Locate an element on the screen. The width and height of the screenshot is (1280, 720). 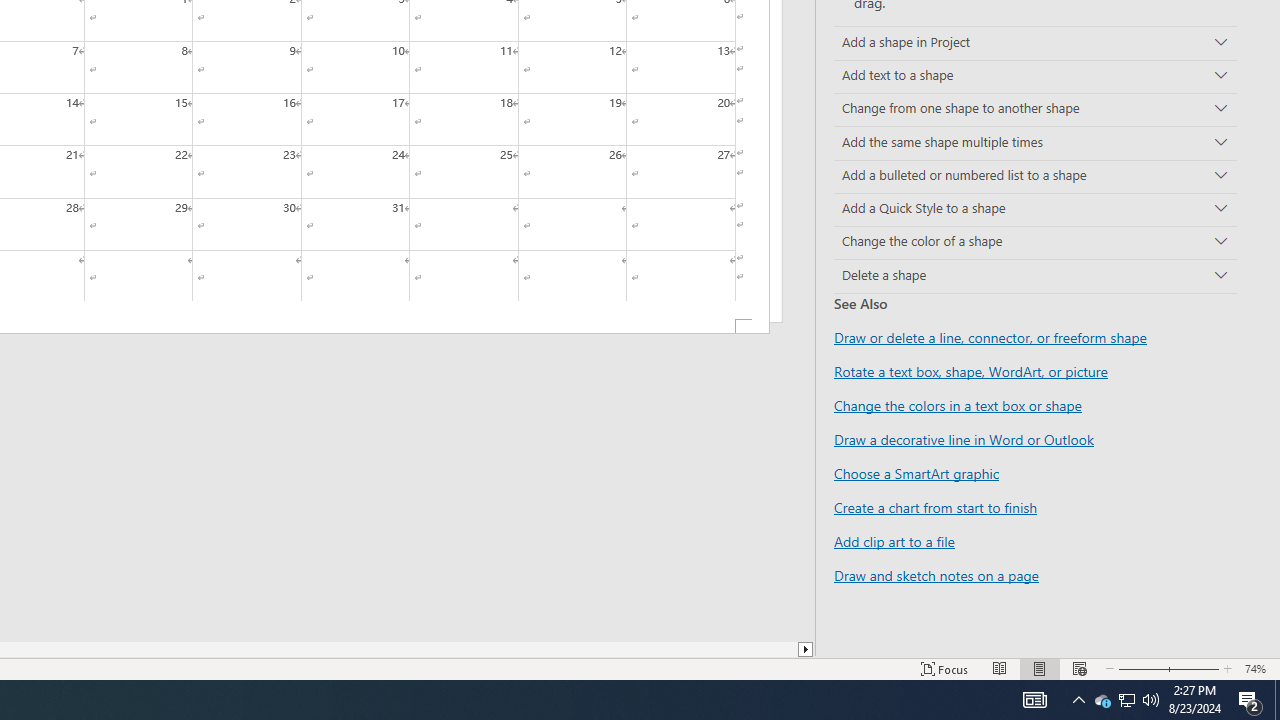
'Draw or delete a line, connector, or freeform shape' is located at coordinates (990, 336).